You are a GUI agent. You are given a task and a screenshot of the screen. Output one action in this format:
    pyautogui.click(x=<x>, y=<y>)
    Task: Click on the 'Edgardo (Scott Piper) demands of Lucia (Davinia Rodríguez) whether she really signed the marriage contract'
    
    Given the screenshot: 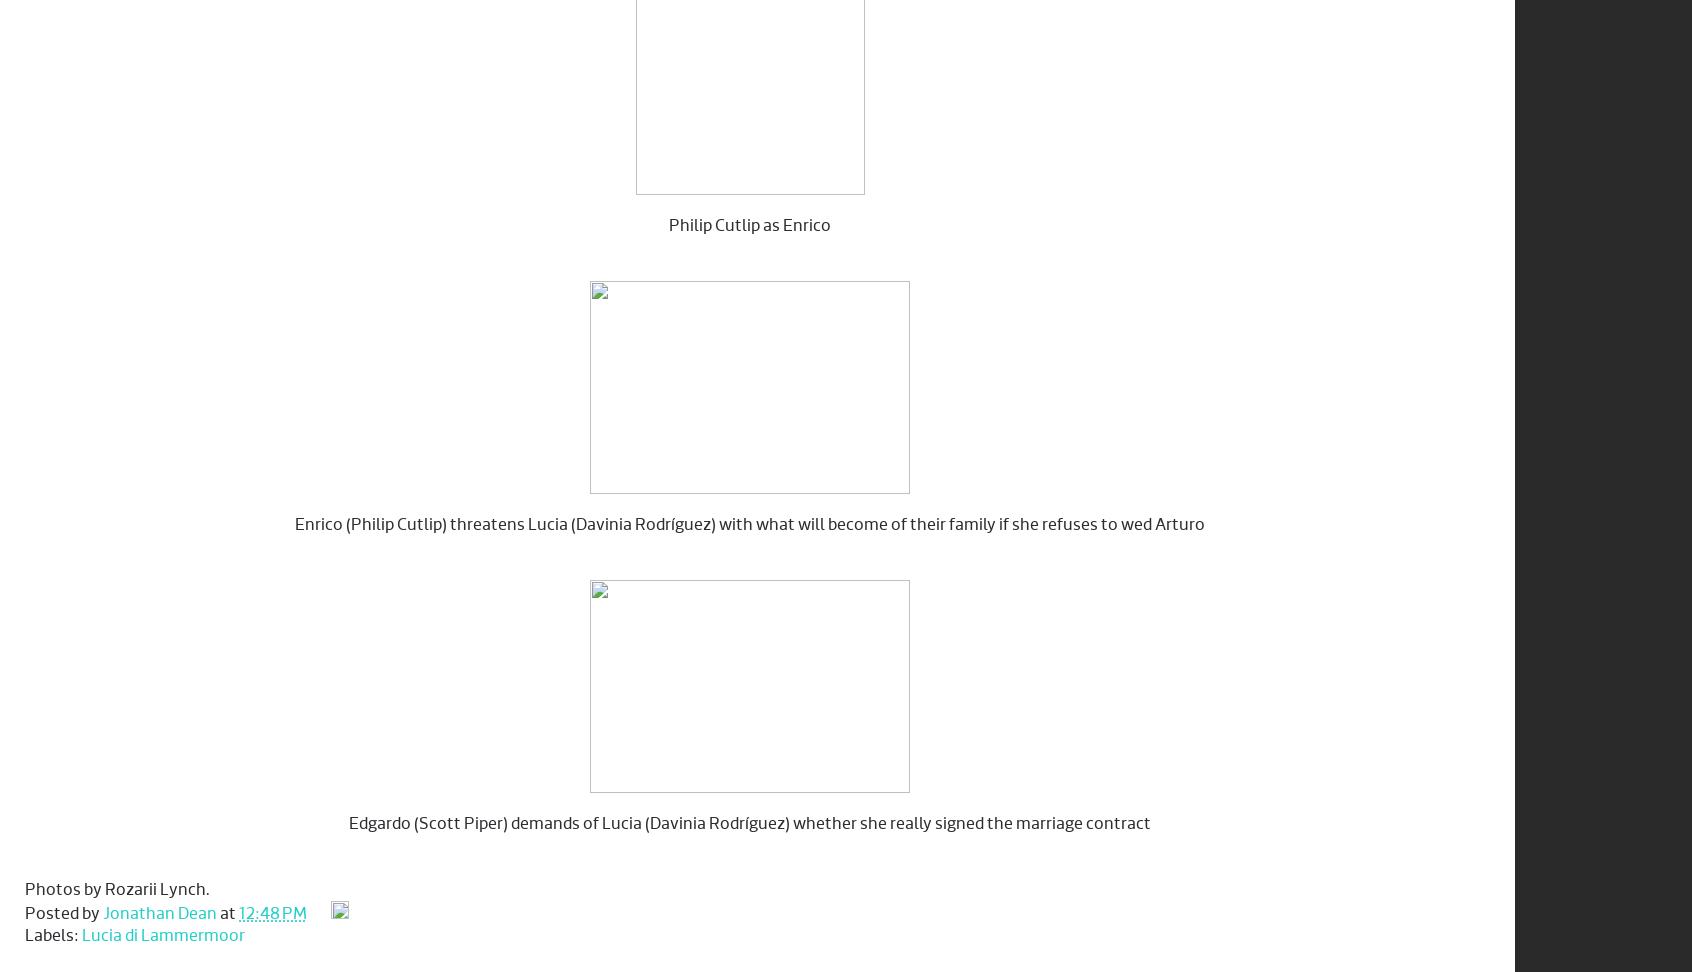 What is the action you would take?
    pyautogui.click(x=348, y=822)
    